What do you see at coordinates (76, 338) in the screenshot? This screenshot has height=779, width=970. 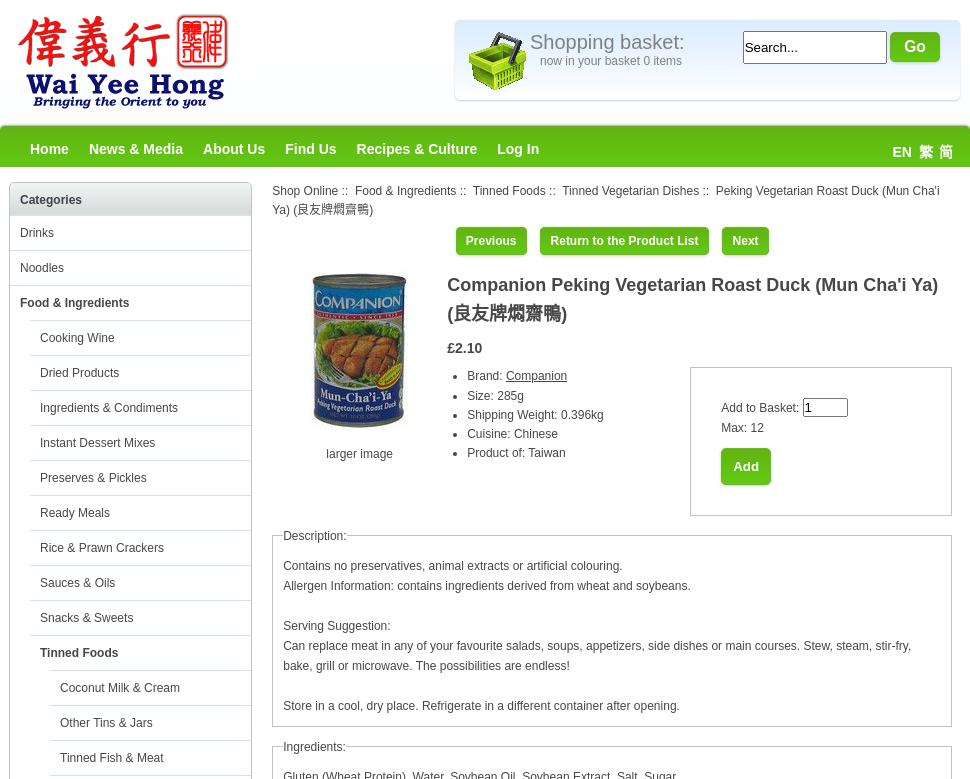 I see `'Cooking Wine'` at bounding box center [76, 338].